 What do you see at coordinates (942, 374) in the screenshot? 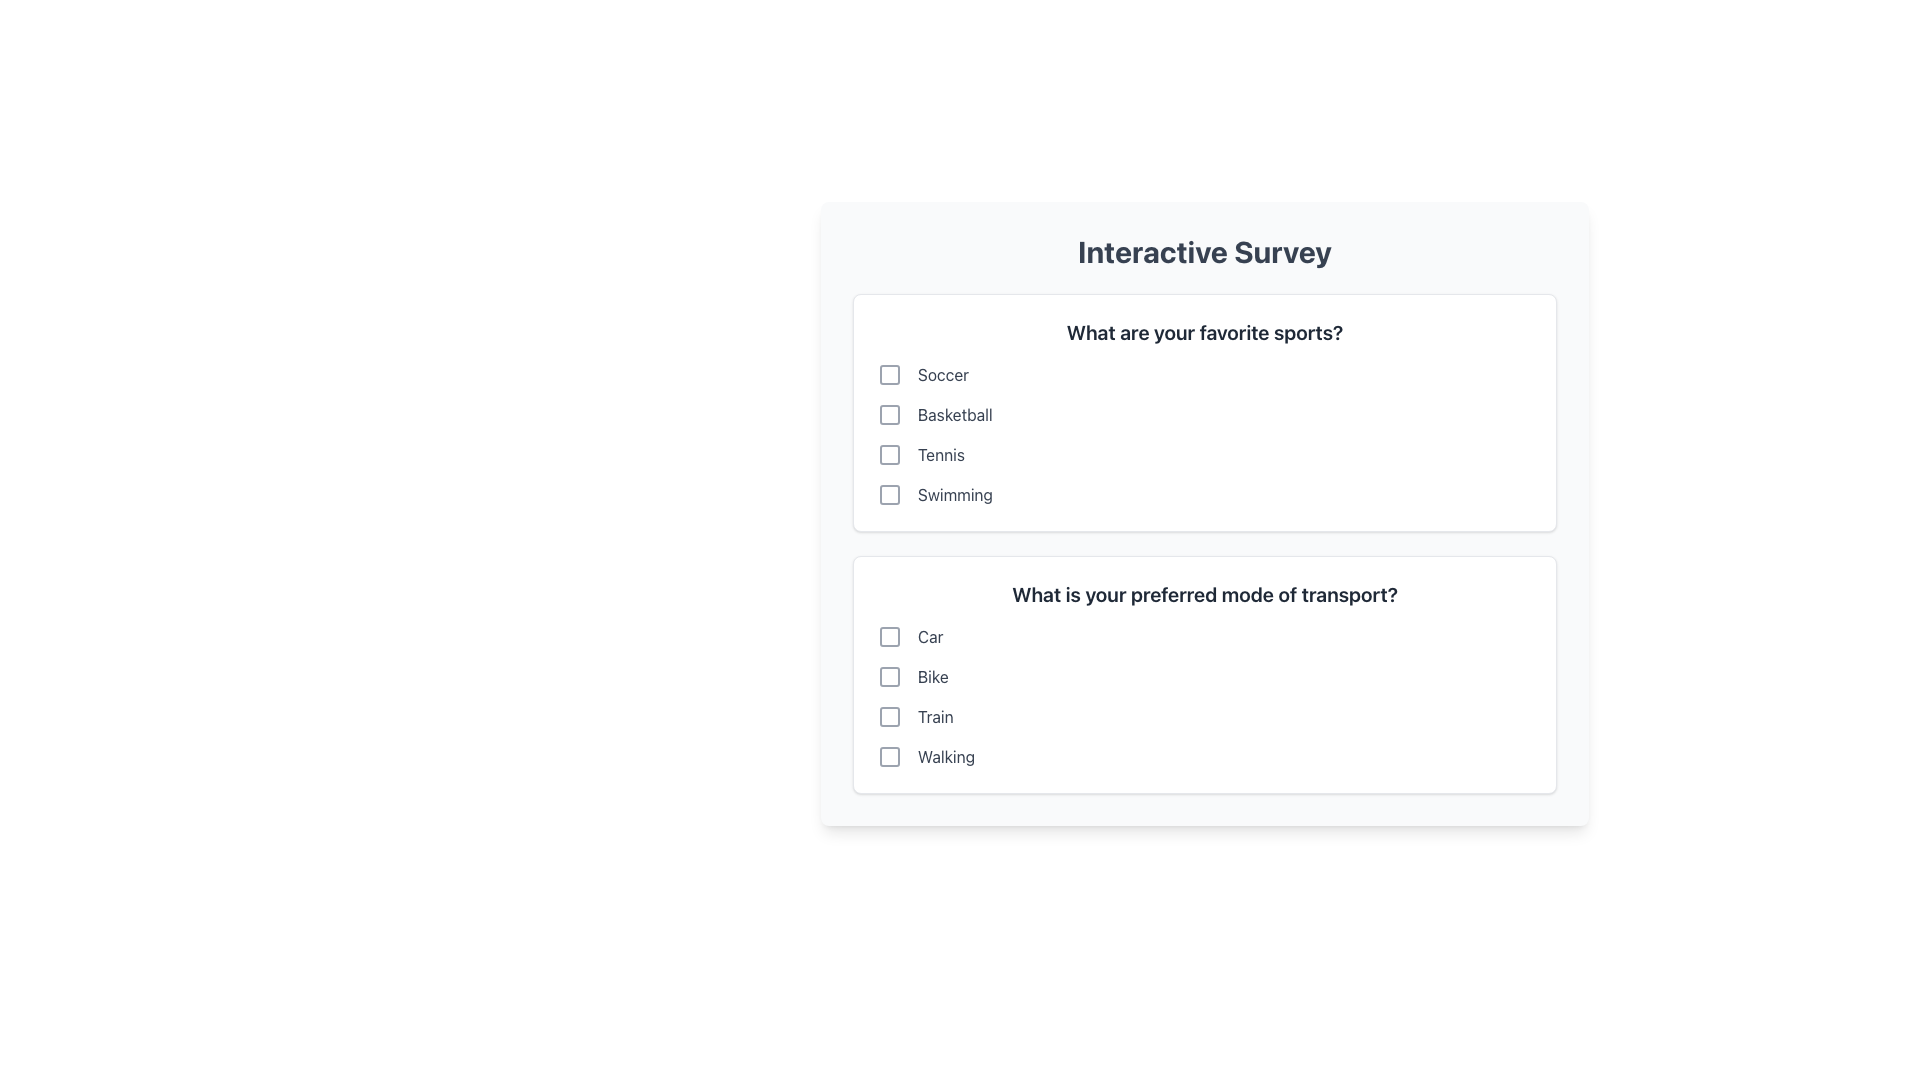
I see `the 'Soccer' label in the survey options for favorite sports, which is the first choice after the checkbox` at bounding box center [942, 374].